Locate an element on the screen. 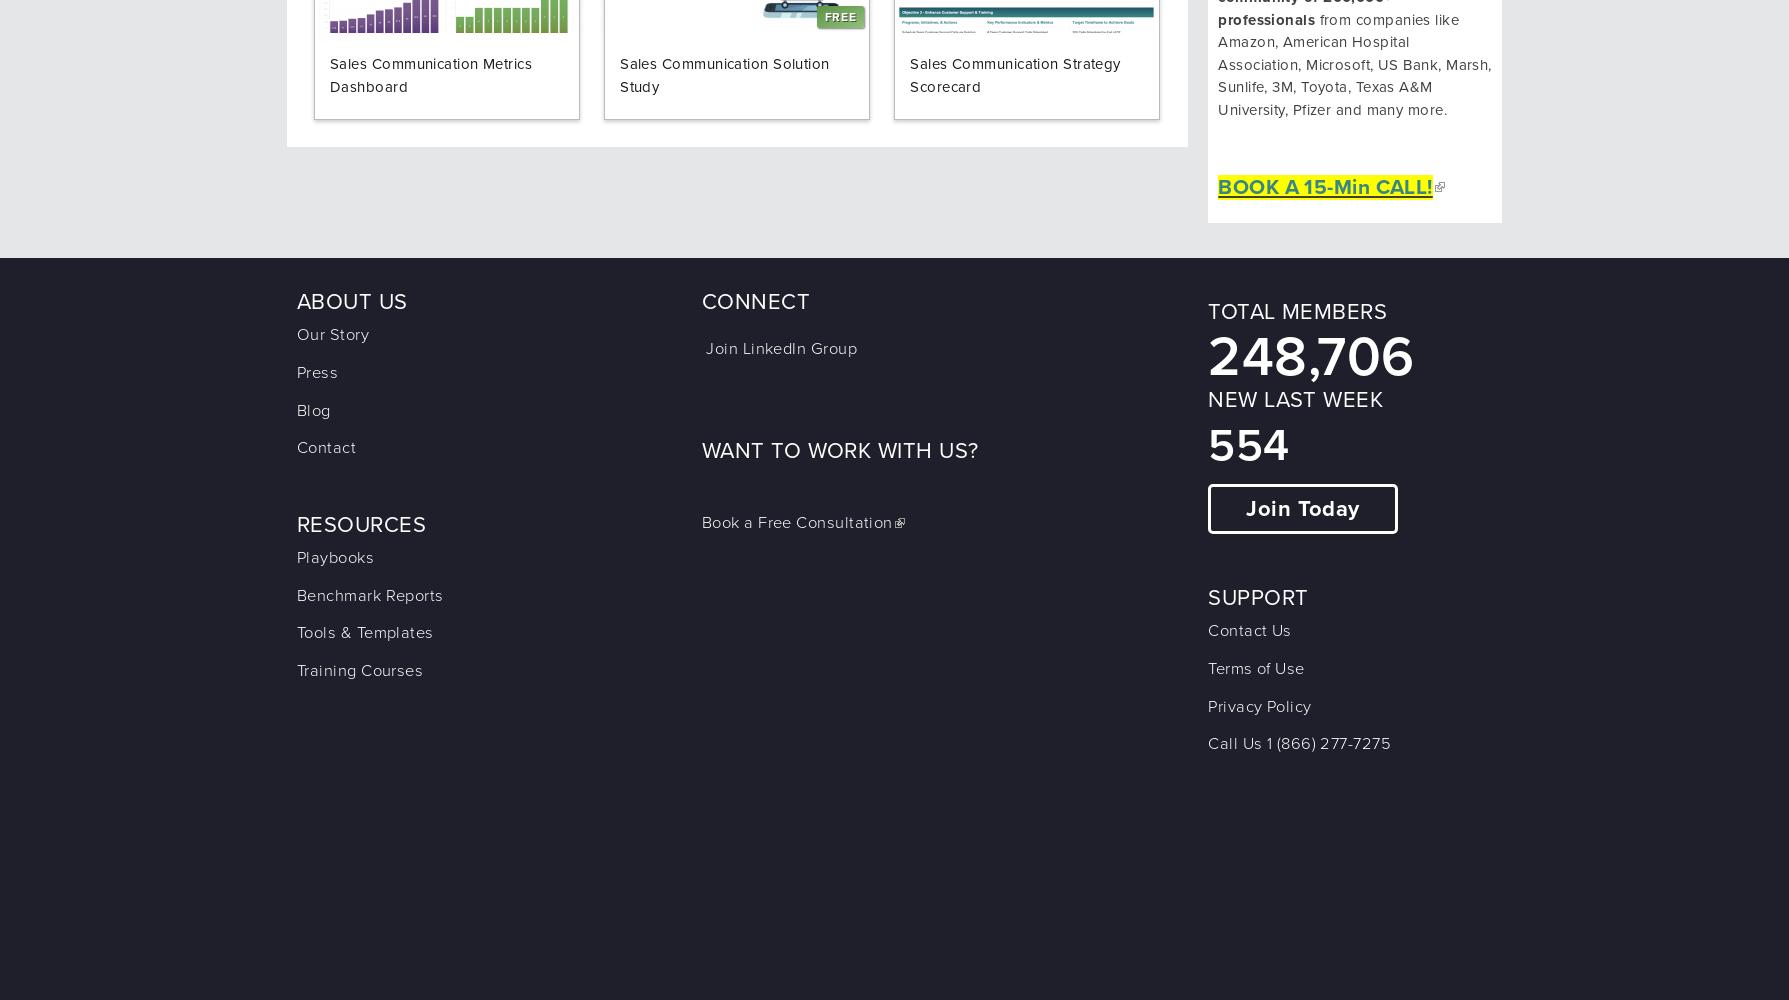 The height and width of the screenshot is (1000, 1789). 'Tools & Templates' is located at coordinates (363, 633).